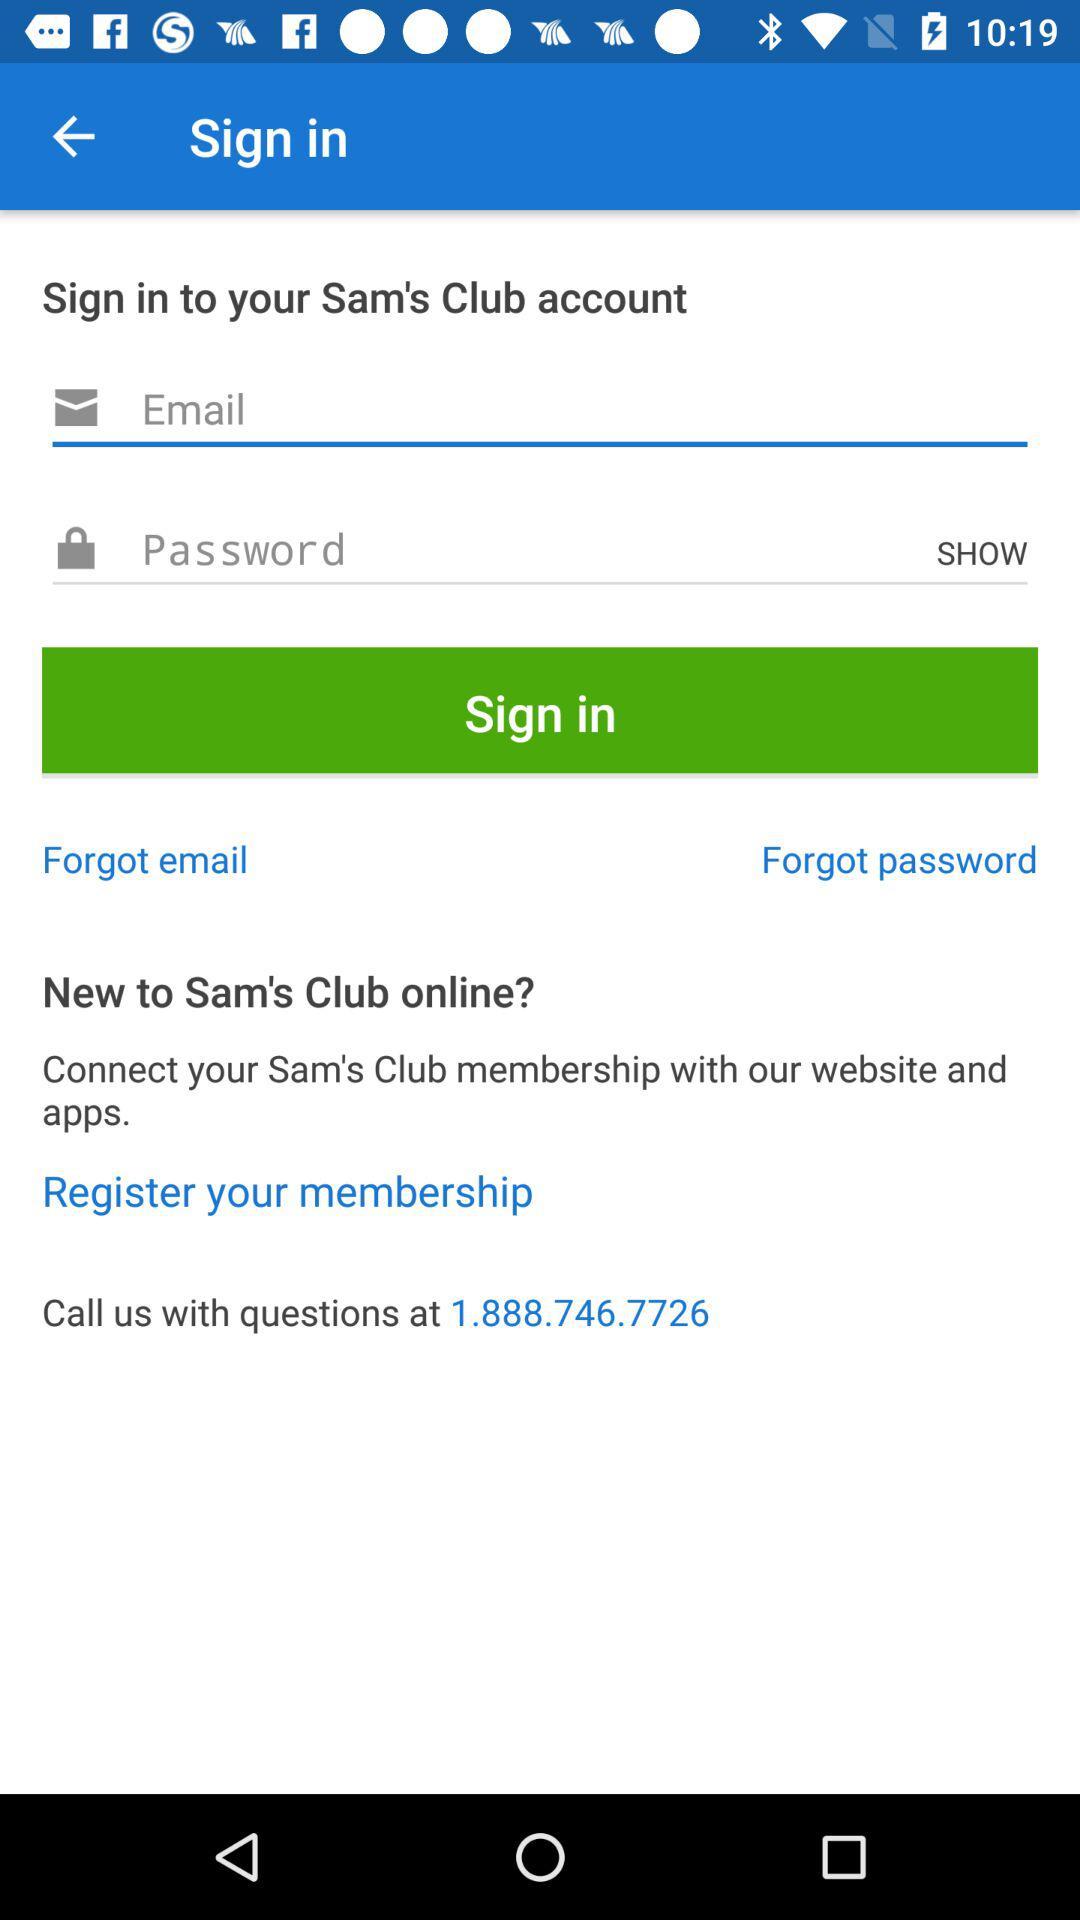 This screenshot has height=1920, width=1080. I want to click on the icon above sign in to icon, so click(72, 135).